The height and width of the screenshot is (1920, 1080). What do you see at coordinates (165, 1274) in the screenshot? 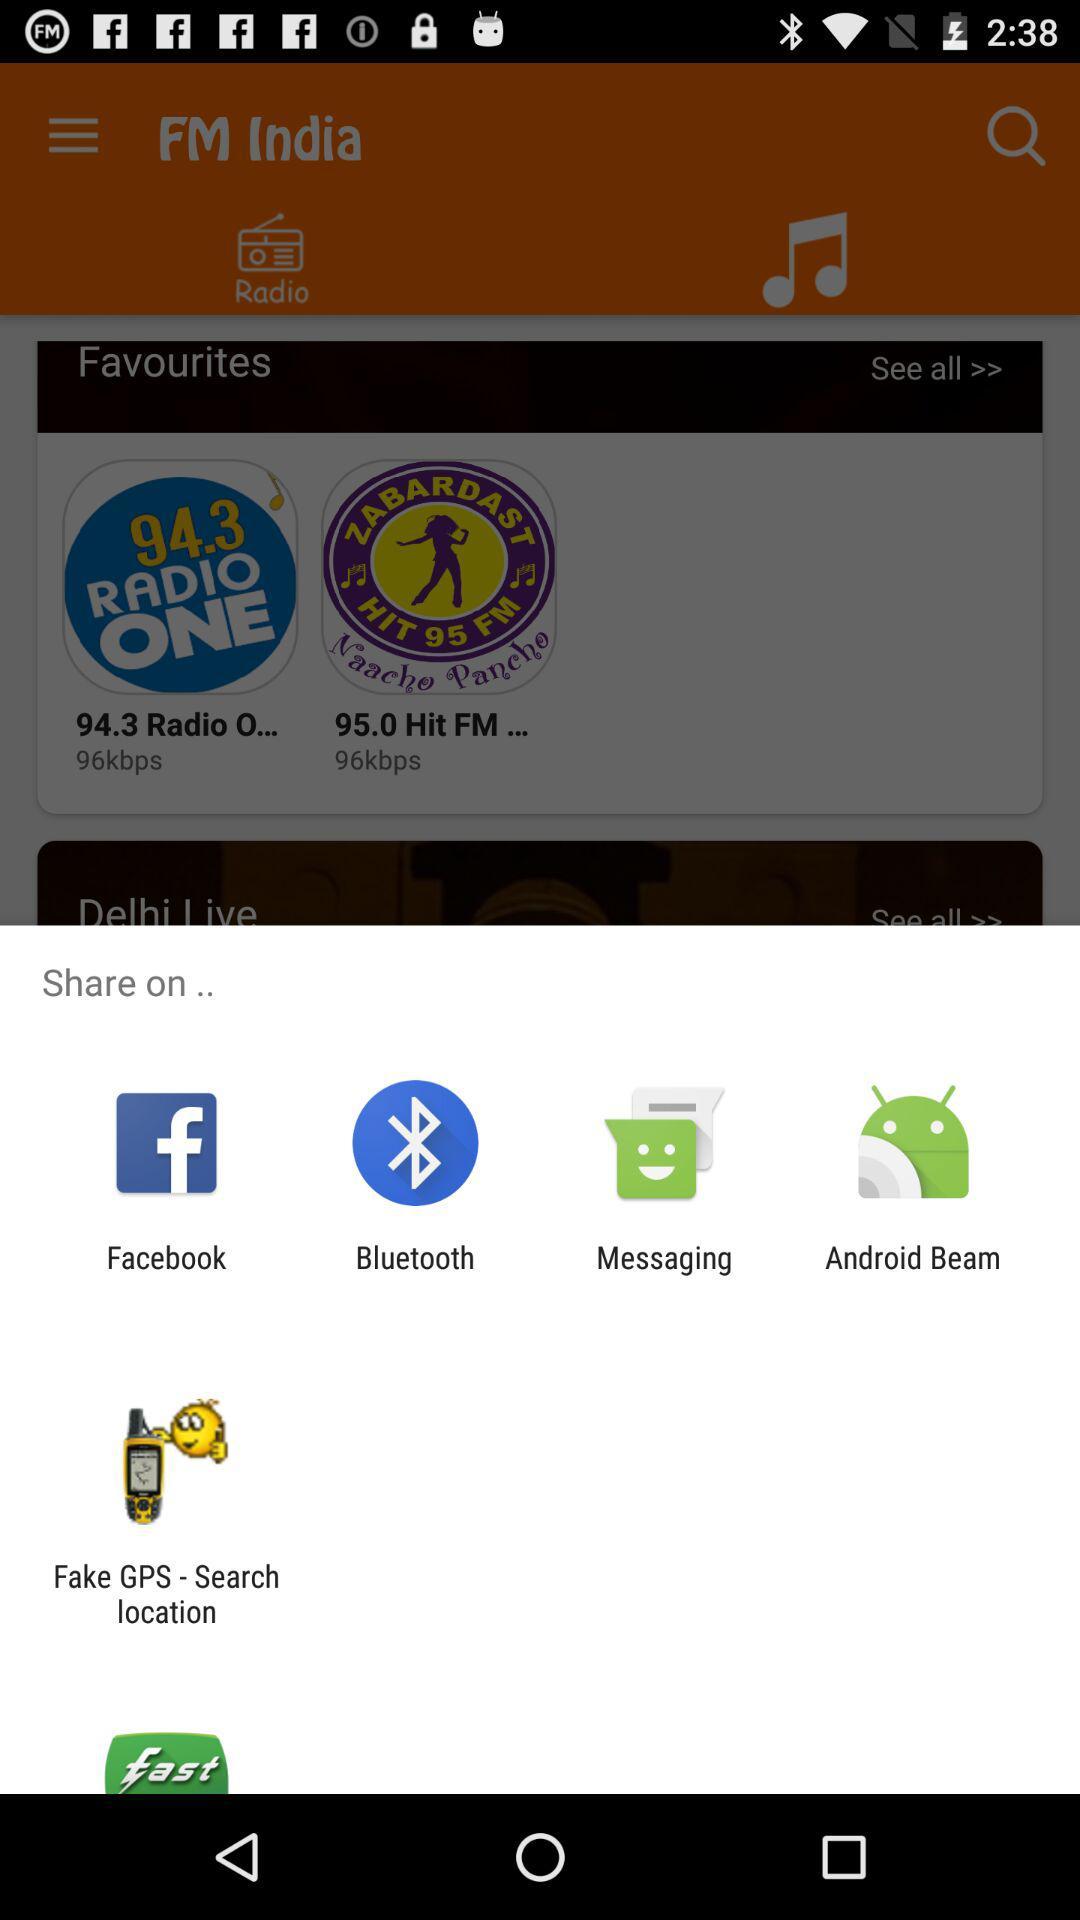
I see `the facebook item` at bounding box center [165, 1274].